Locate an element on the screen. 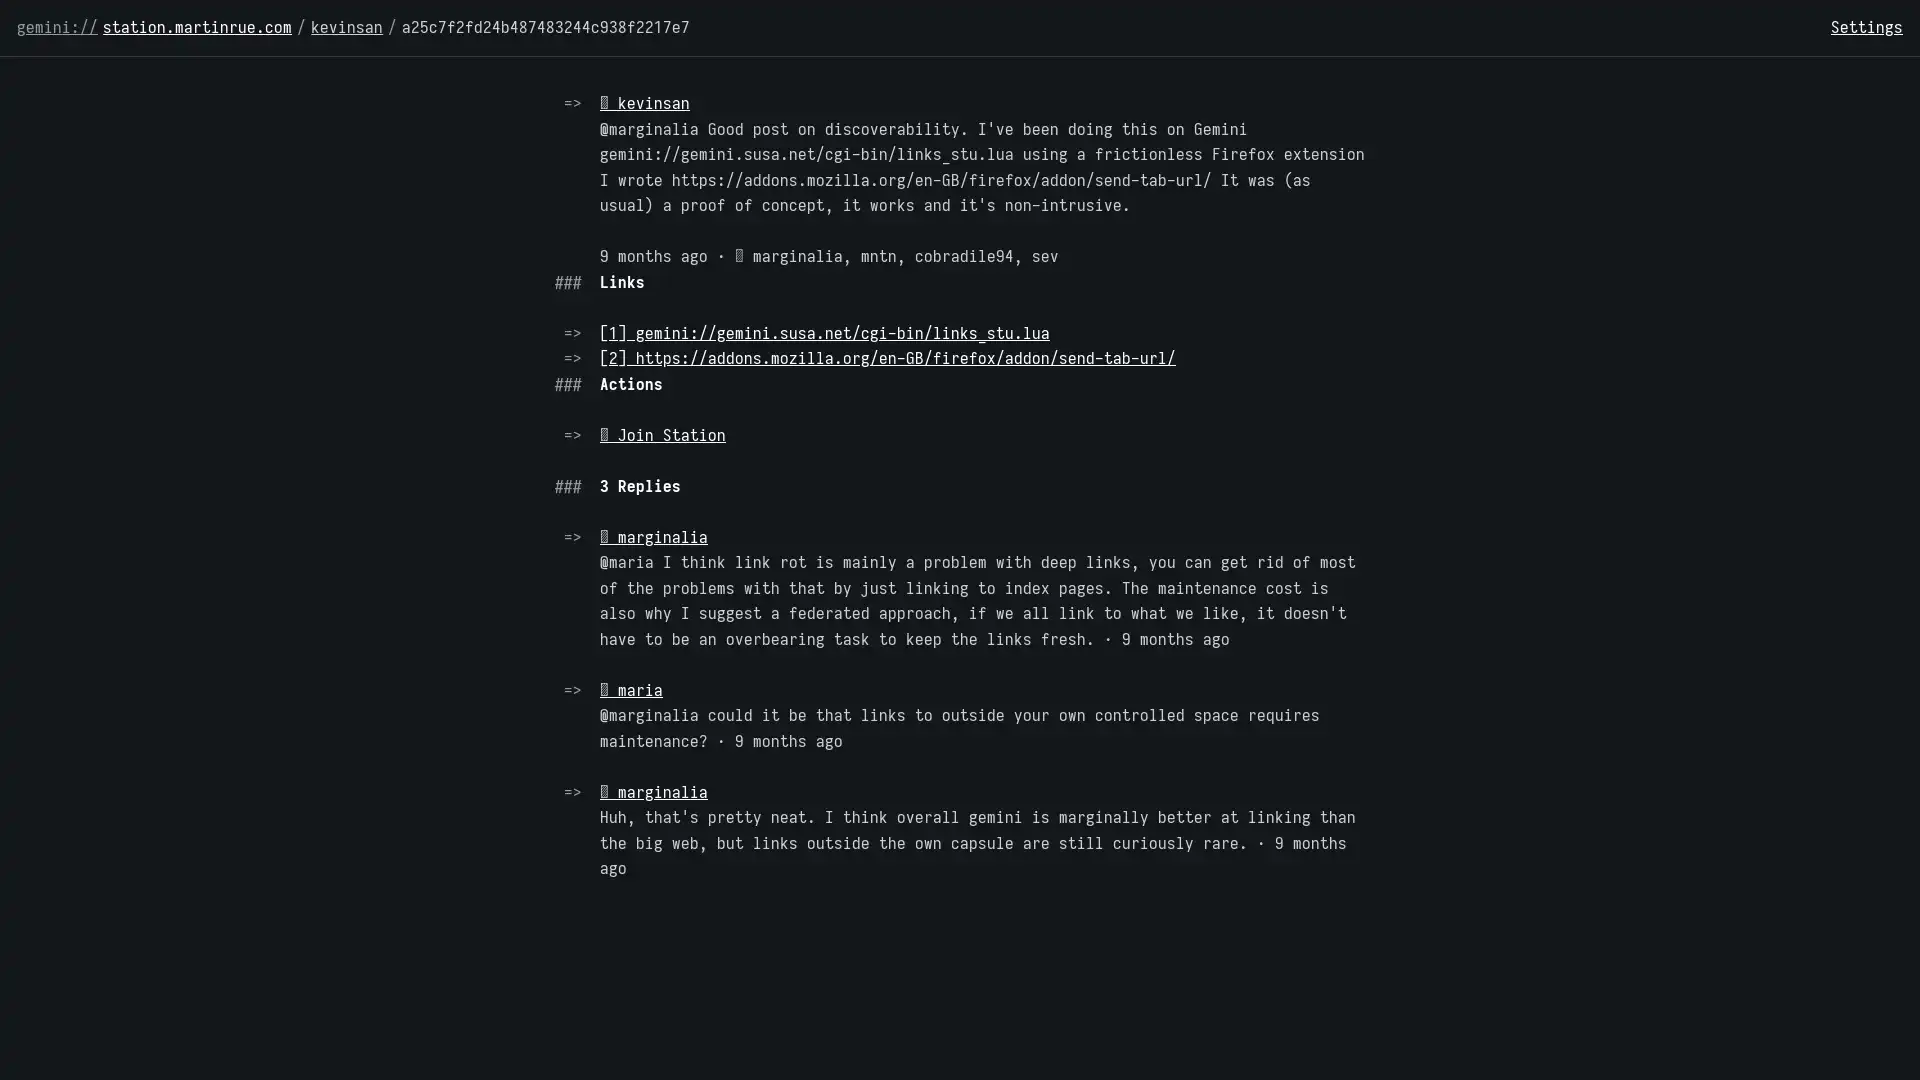 This screenshot has width=1920, height=1080. Settings is located at coordinates (1866, 27).